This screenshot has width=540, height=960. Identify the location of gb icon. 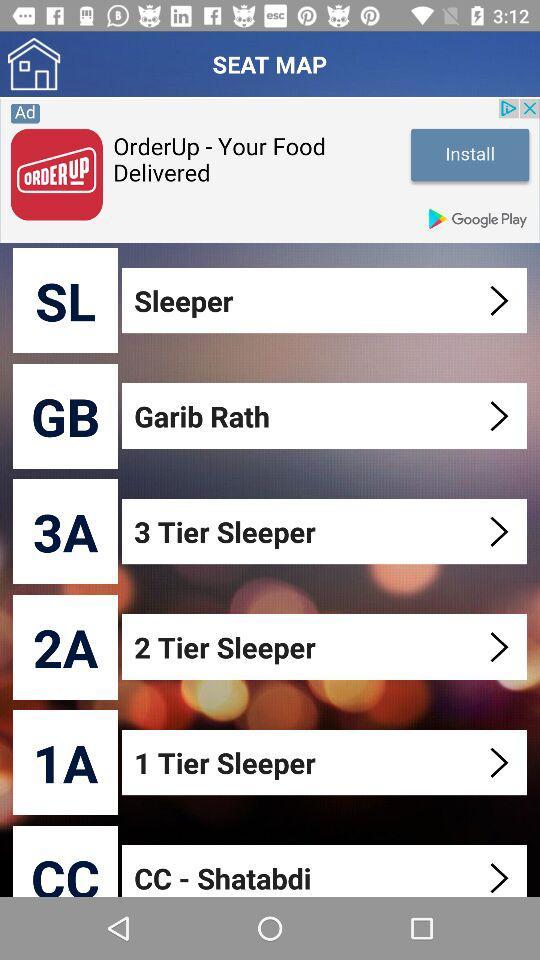
(65, 415).